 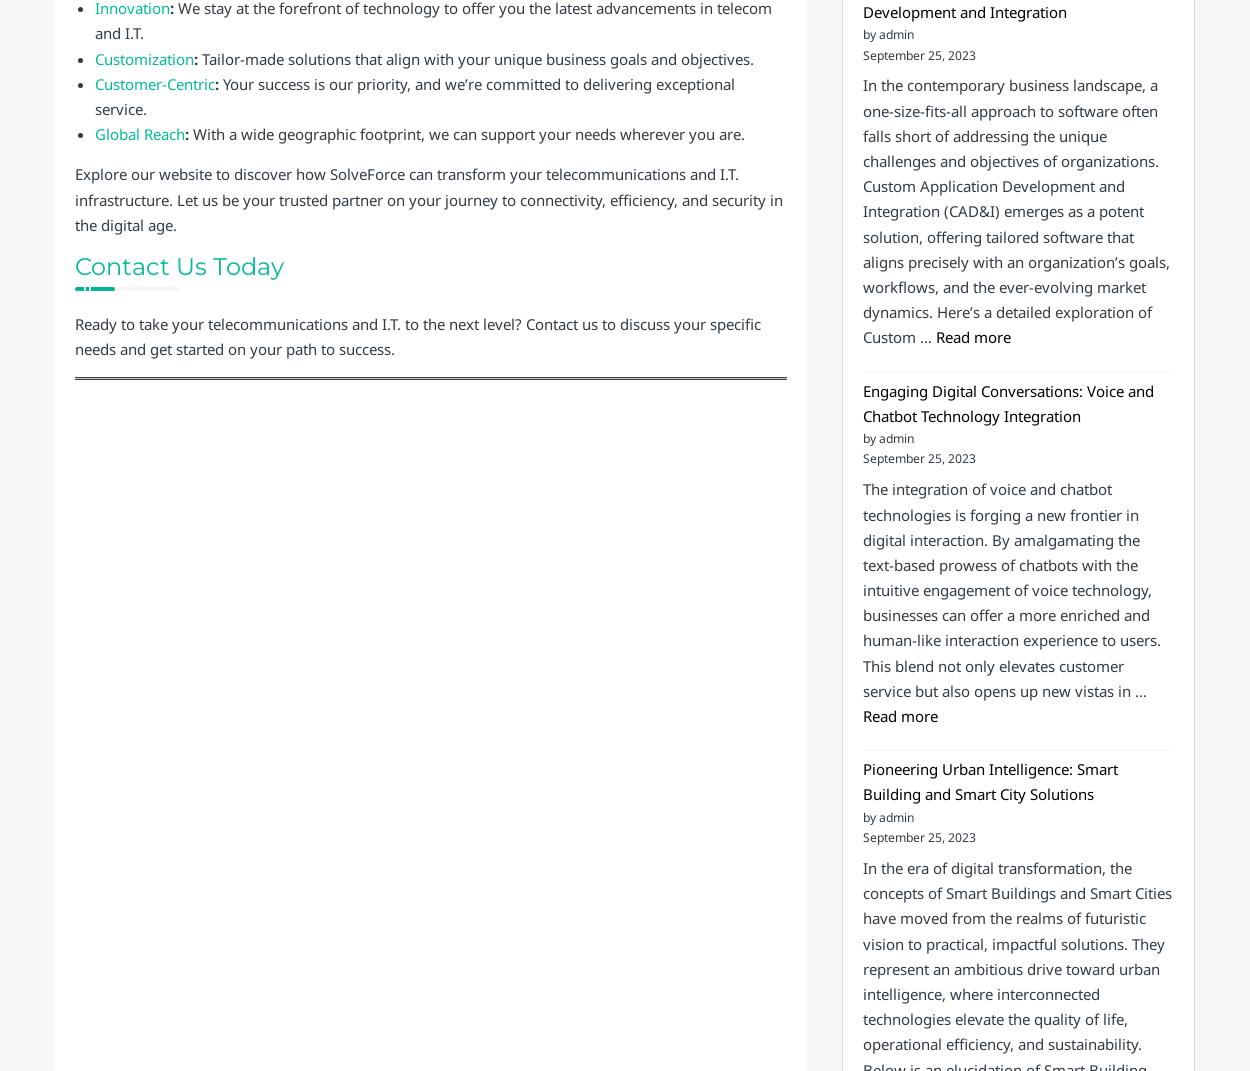 What do you see at coordinates (197, 57) in the screenshot?
I see `'Tailor-made solutions that align with your unique business goals and objectives.'` at bounding box center [197, 57].